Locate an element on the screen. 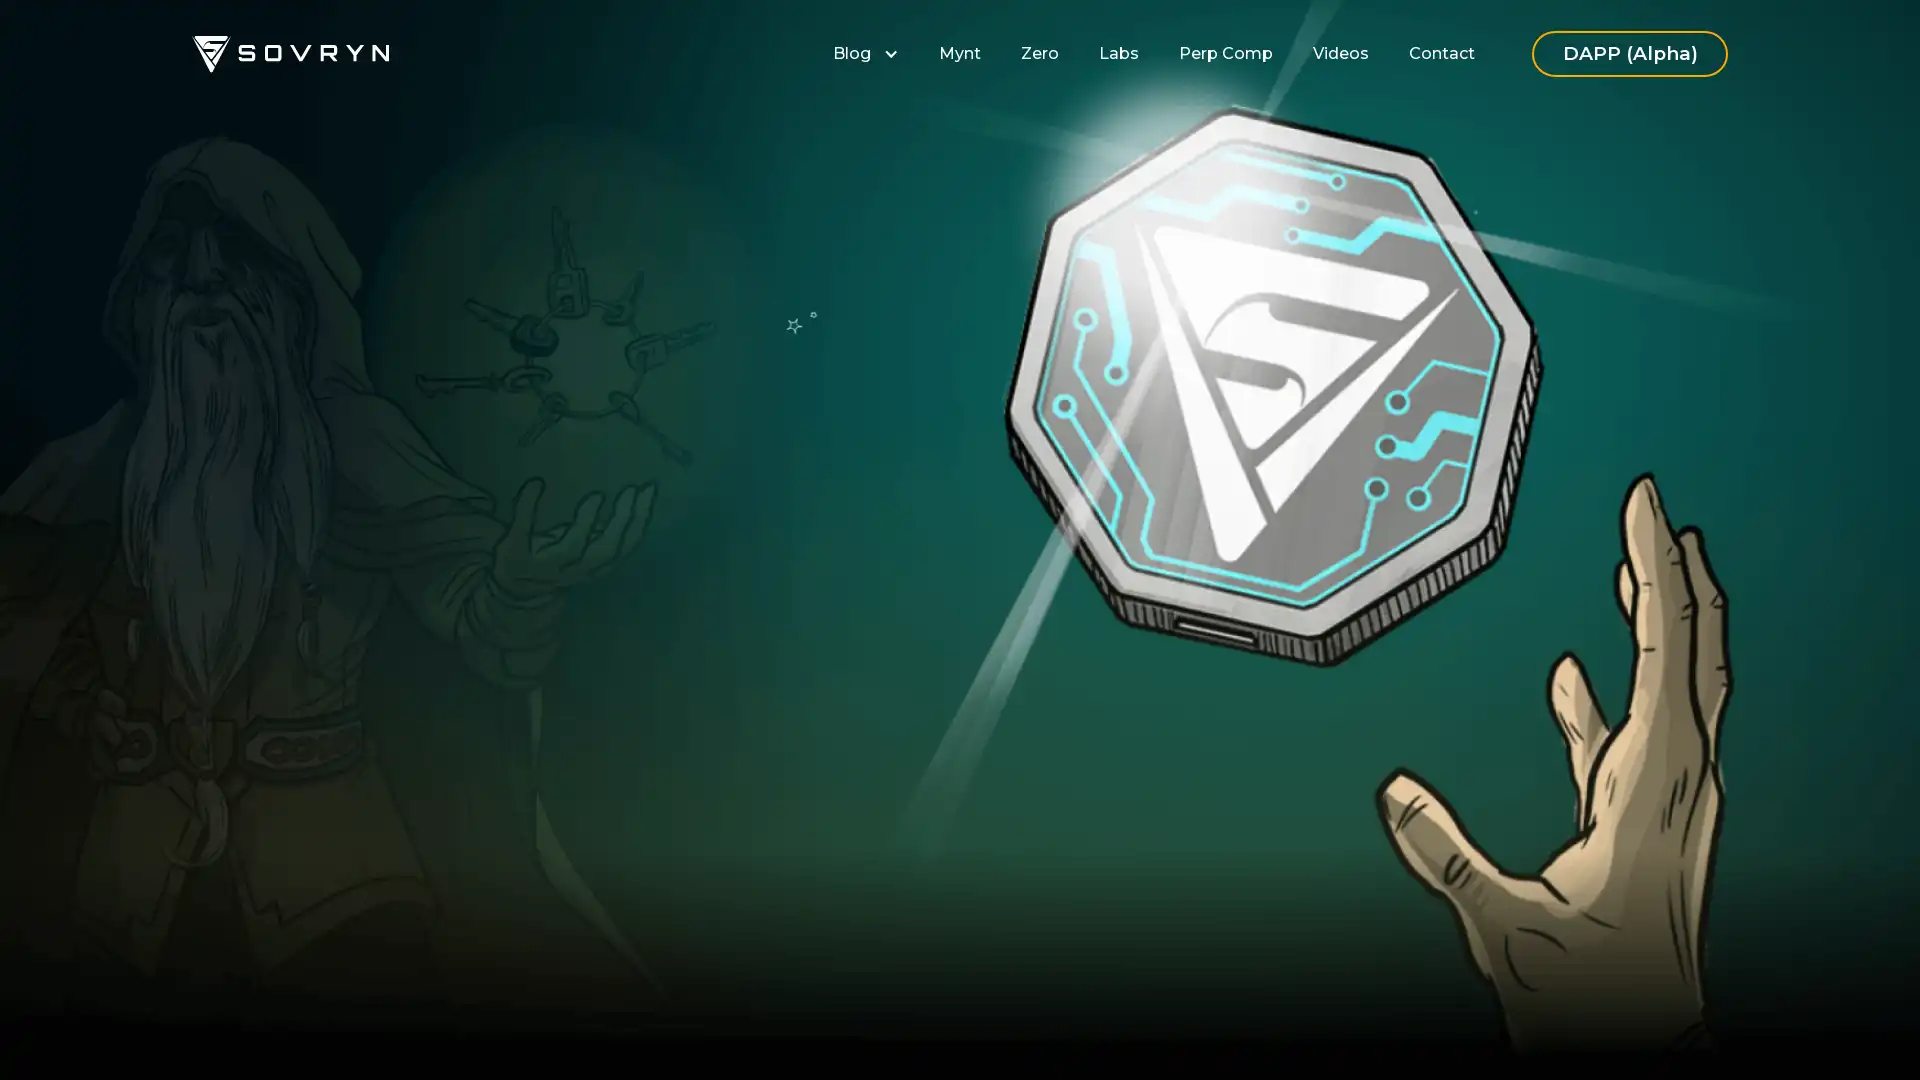  Sign me up! is located at coordinates (716, 669).